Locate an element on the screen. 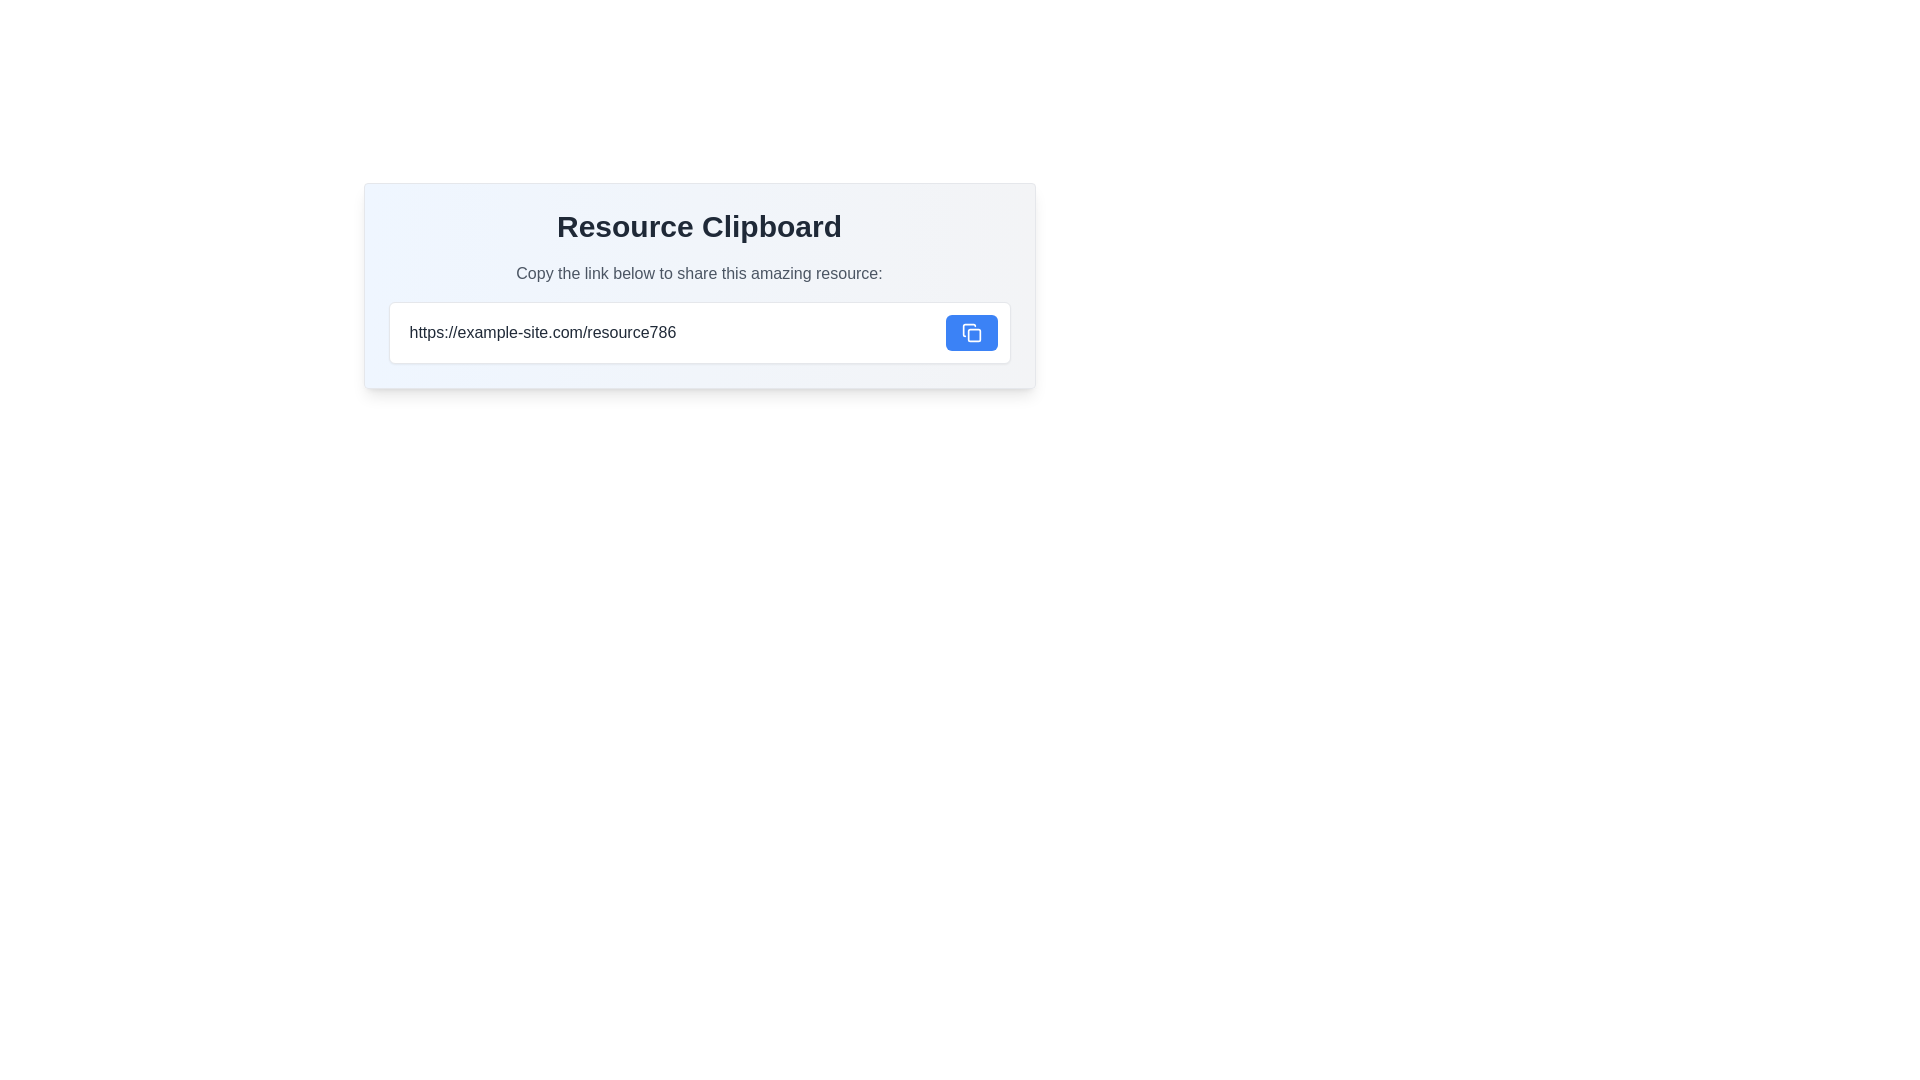  and edit the text input field within the Composite component titled 'Resource Clipboard' is located at coordinates (699, 331).